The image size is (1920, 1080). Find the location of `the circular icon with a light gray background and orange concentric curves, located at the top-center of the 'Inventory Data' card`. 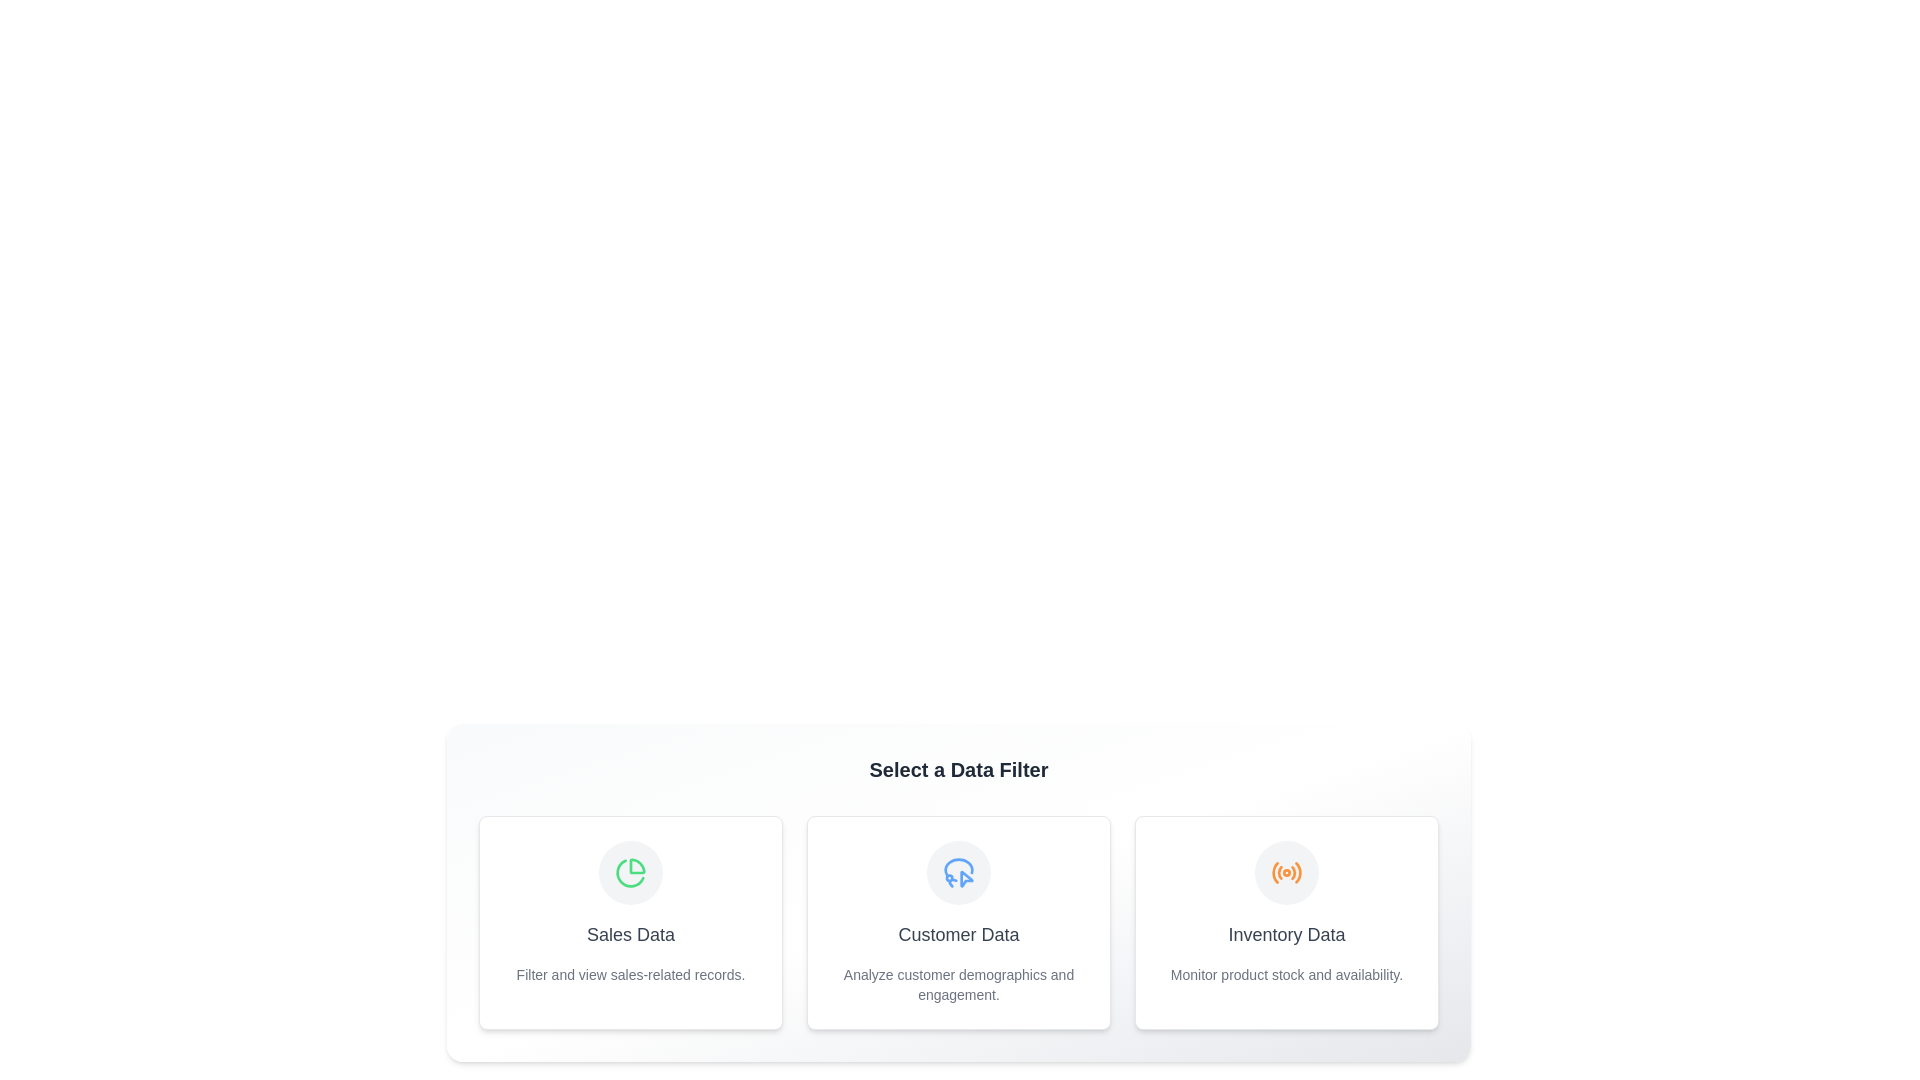

the circular icon with a light gray background and orange concentric curves, located at the top-center of the 'Inventory Data' card is located at coordinates (1286, 871).